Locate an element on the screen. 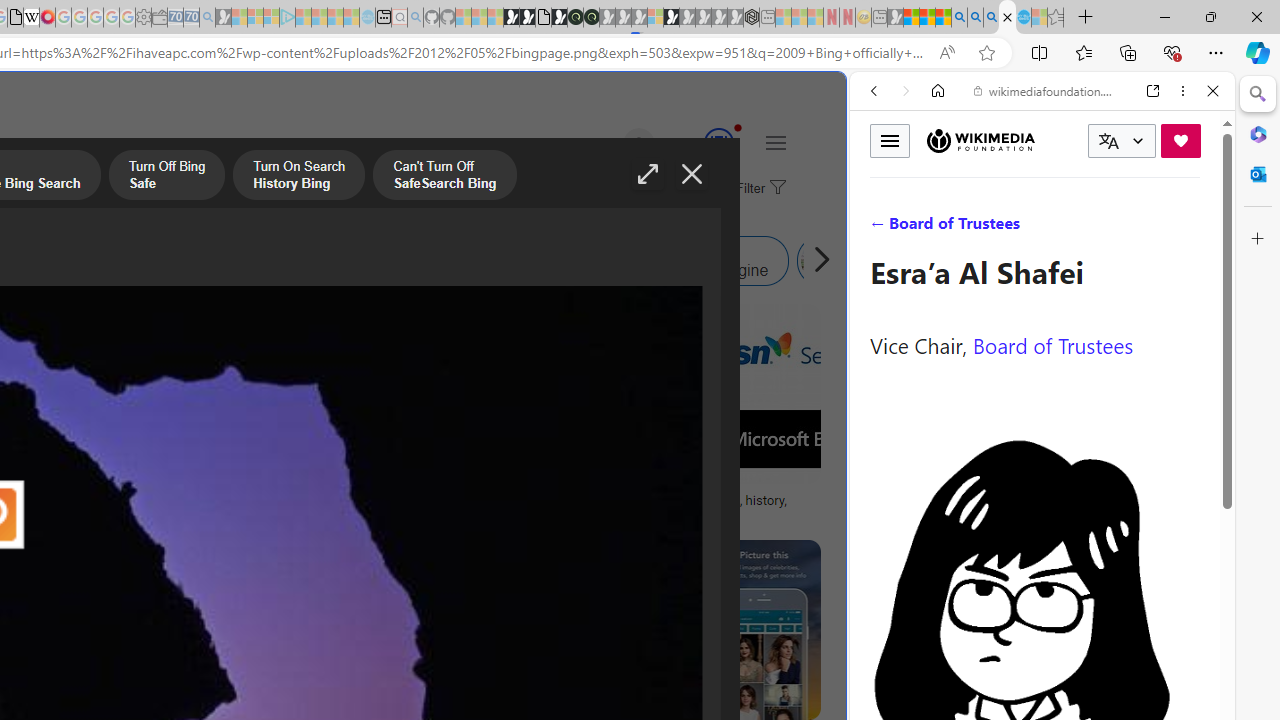  'AutomationID: serp_medal_svg' is located at coordinates (718, 141).